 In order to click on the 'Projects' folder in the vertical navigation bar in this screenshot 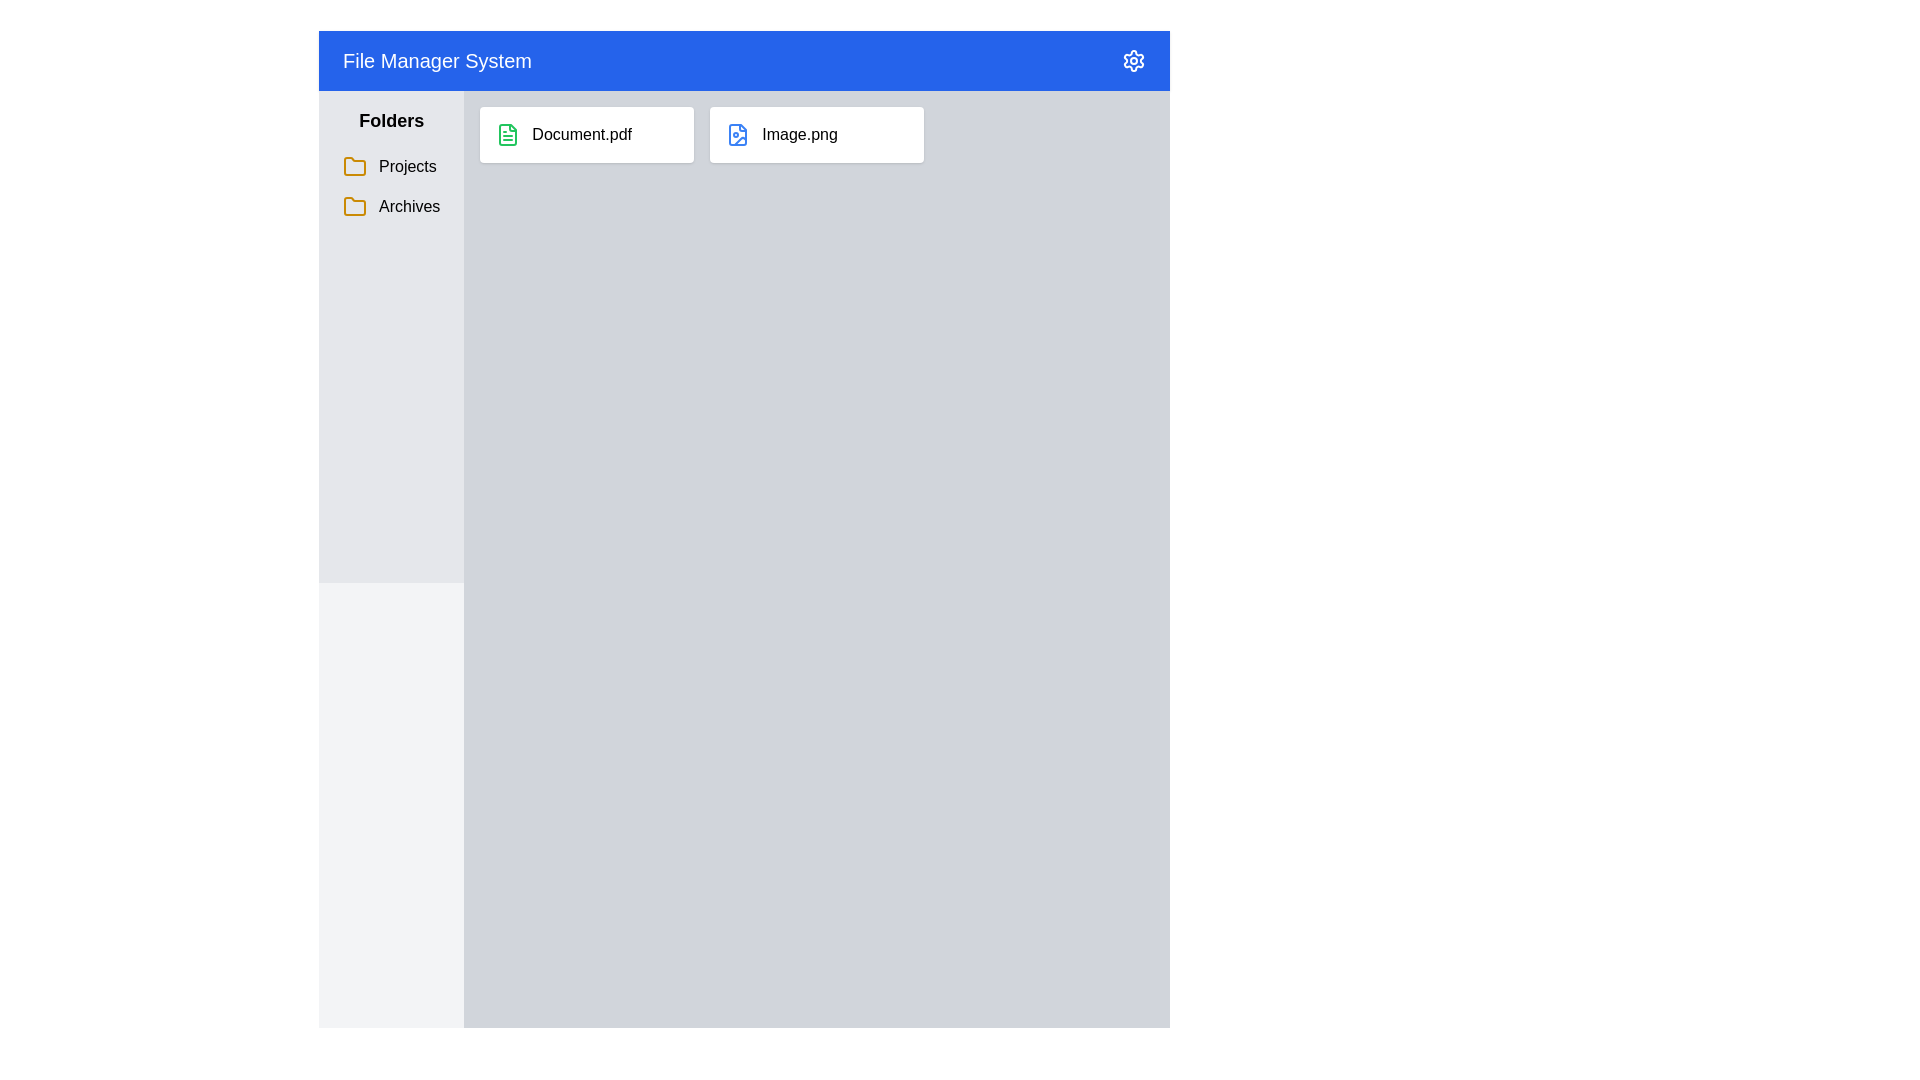, I will do `click(391, 165)`.